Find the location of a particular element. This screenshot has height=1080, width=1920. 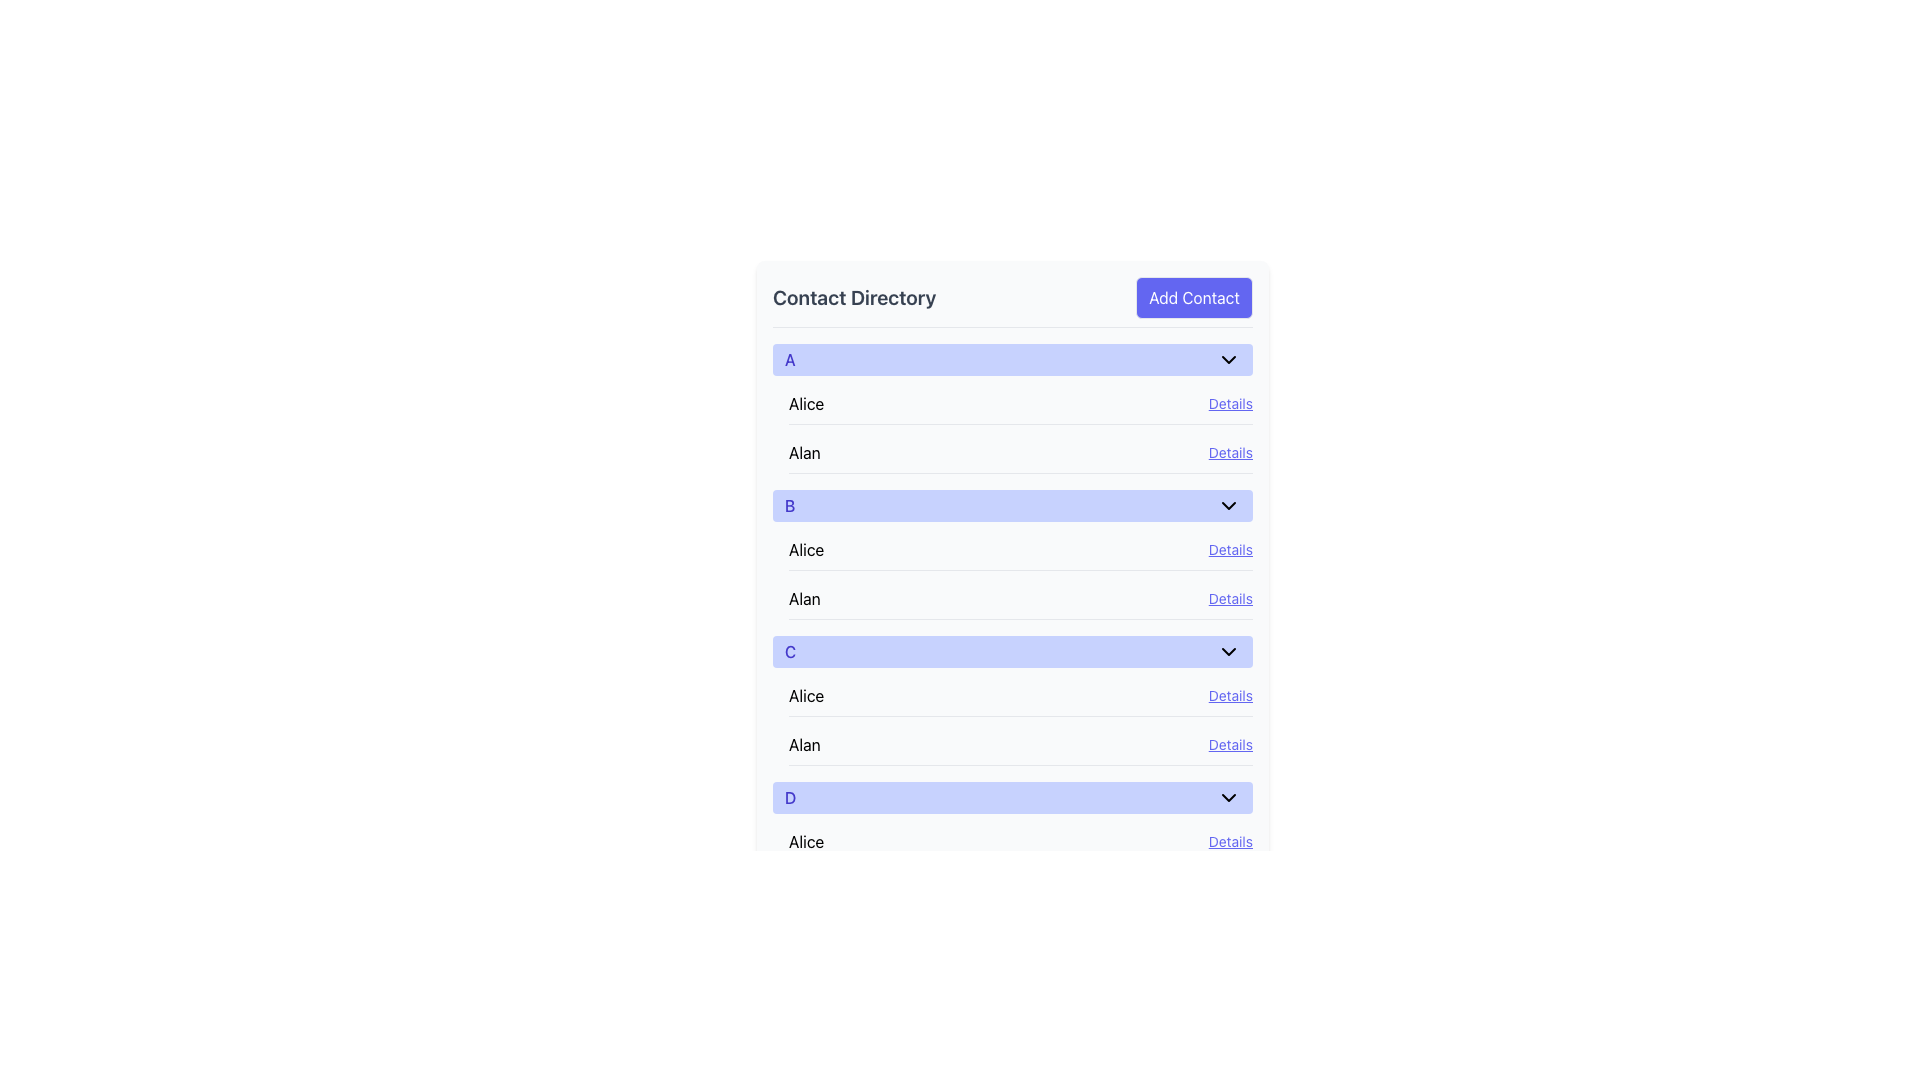

the downward-pointing chevron icon button located to the far right of the list header with the label 'A' is located at coordinates (1227, 358).